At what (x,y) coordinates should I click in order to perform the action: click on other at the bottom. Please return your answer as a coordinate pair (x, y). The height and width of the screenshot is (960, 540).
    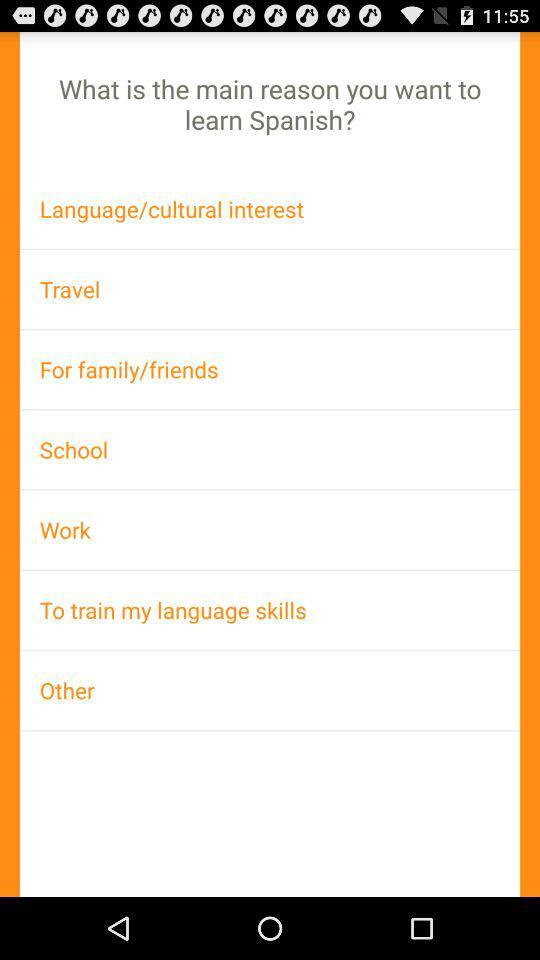
    Looking at the image, I should click on (270, 690).